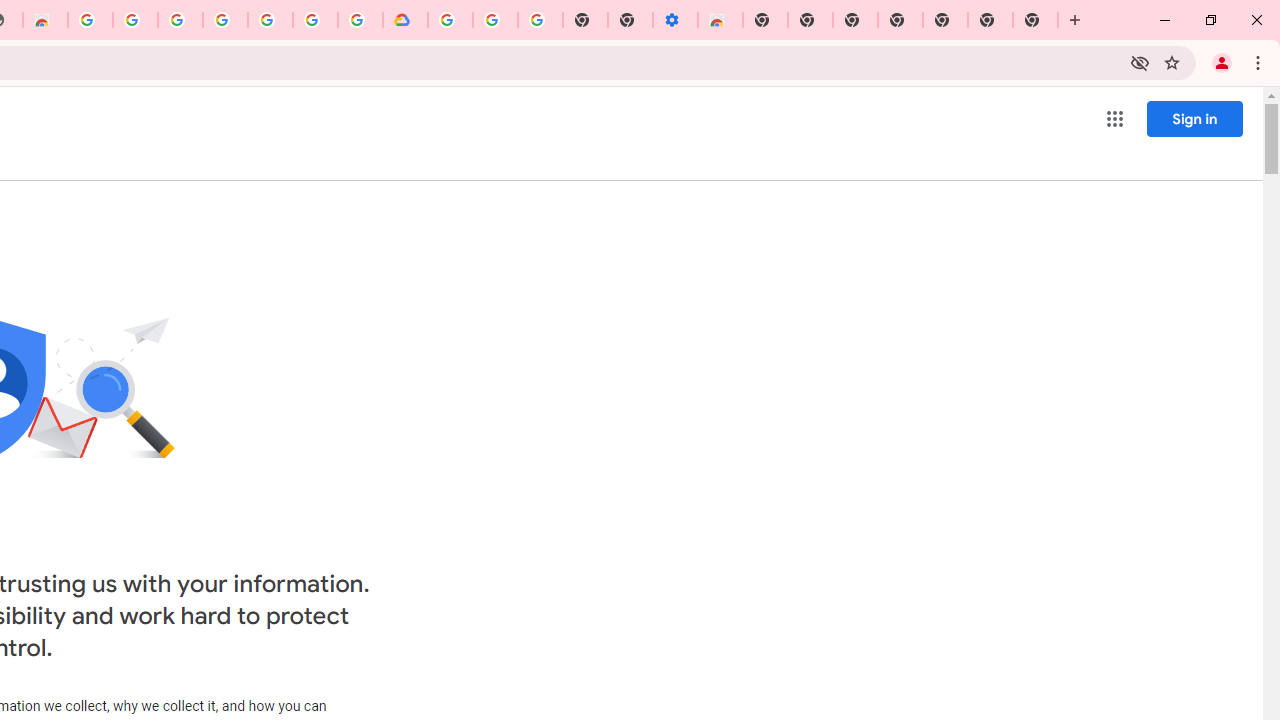  I want to click on 'Turn cookies on or off - Computer - Google Account Help', so click(540, 20).